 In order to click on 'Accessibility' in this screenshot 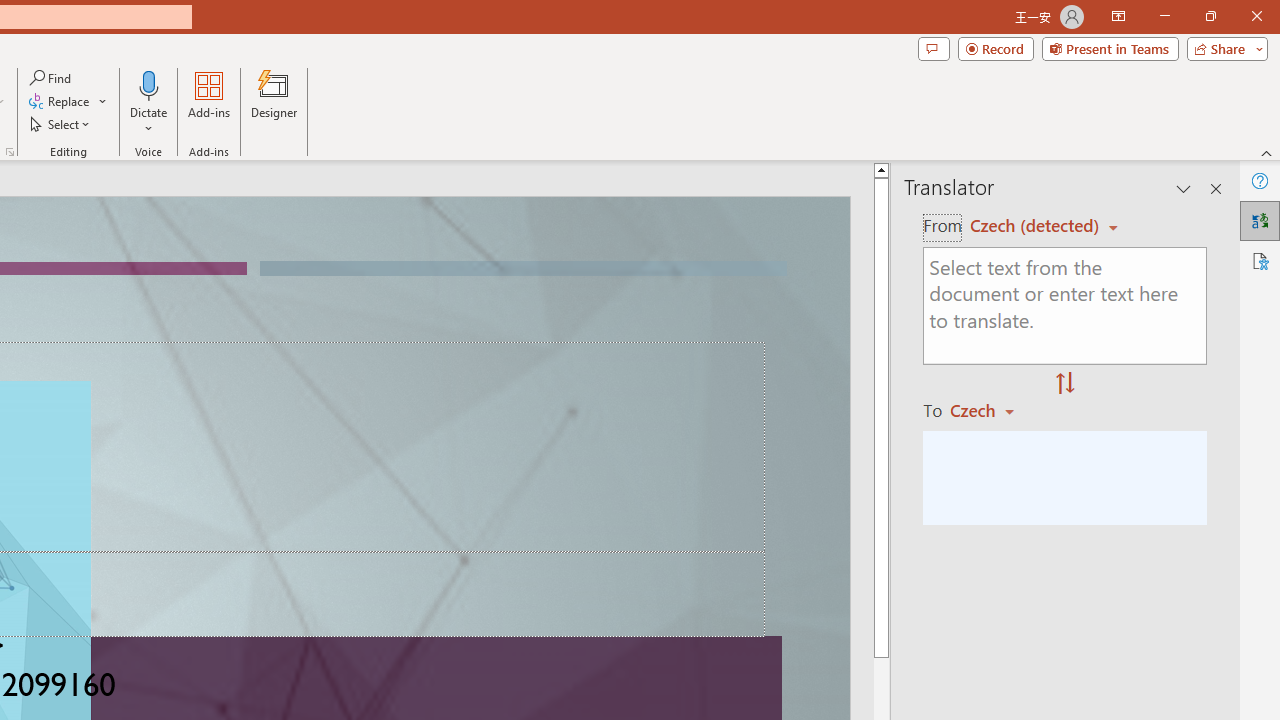, I will do `click(1259, 260)`.